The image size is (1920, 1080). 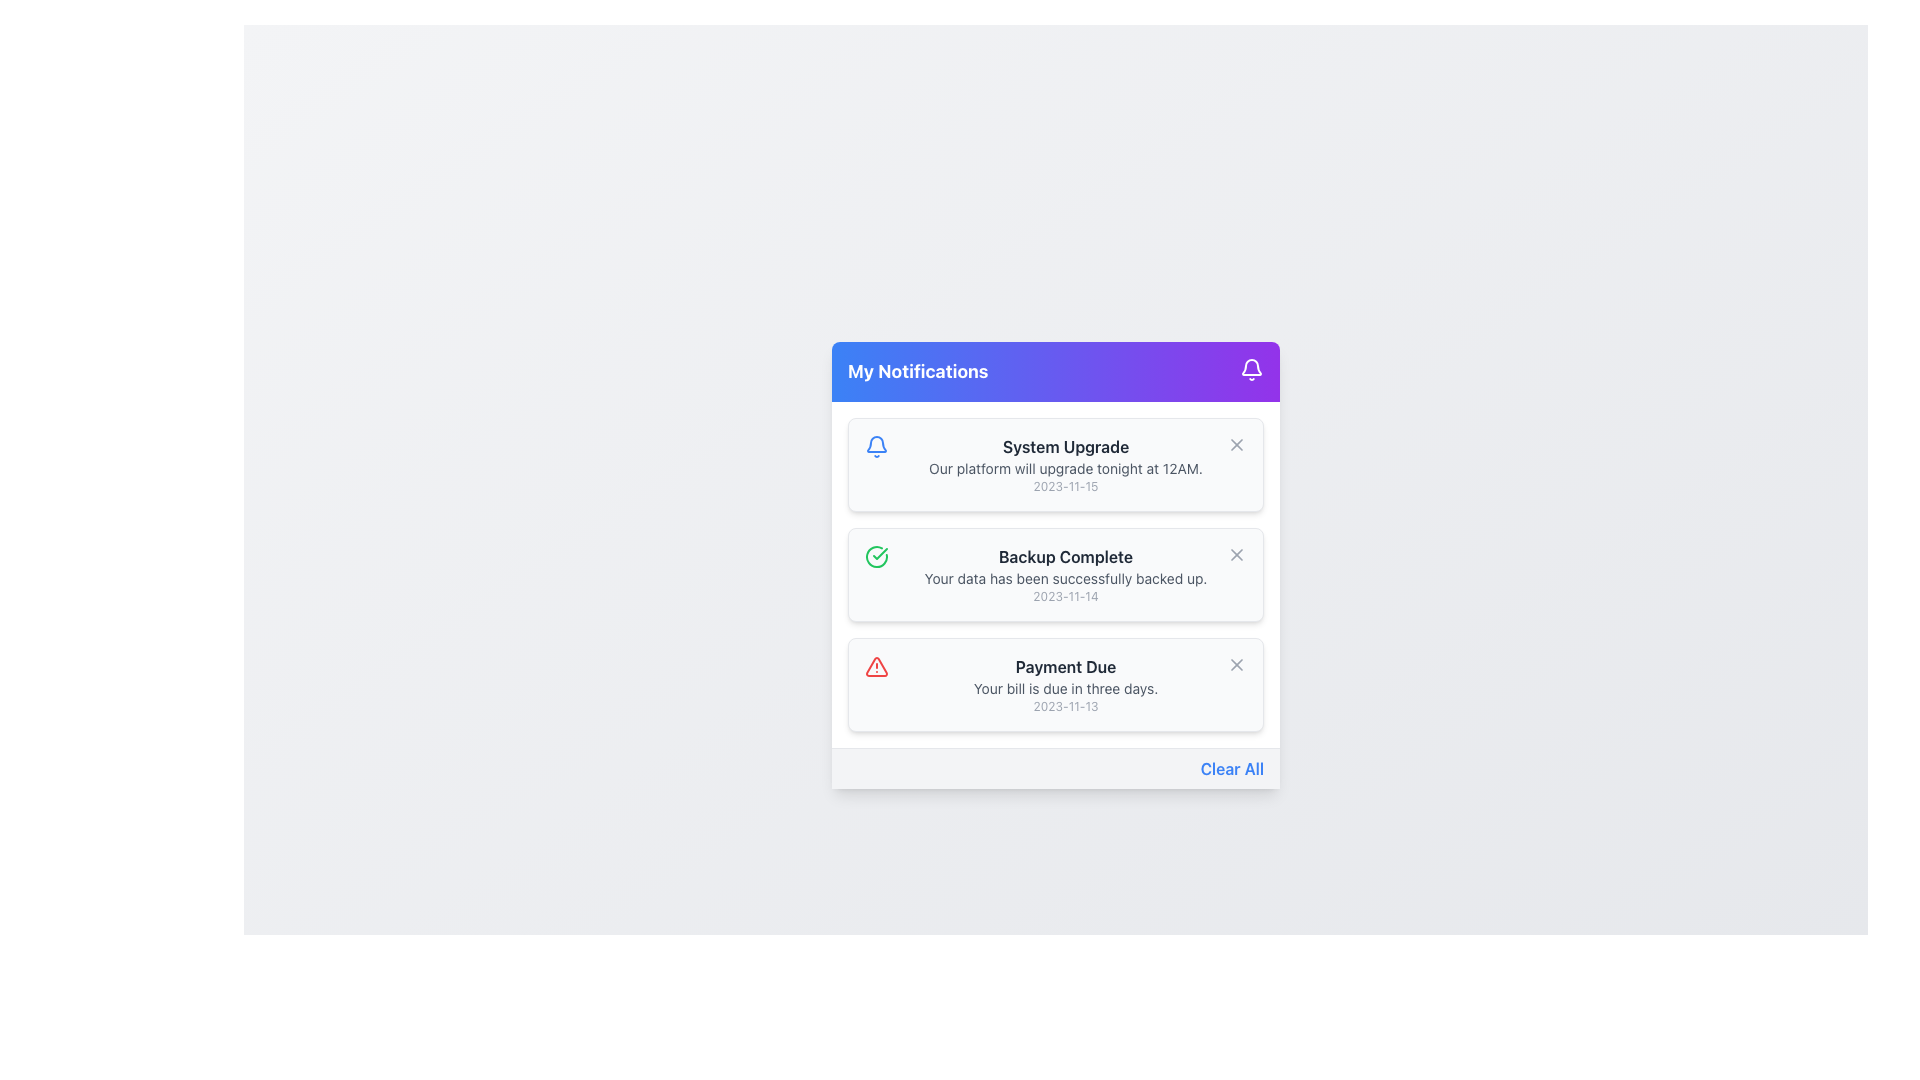 What do you see at coordinates (1236, 442) in the screenshot?
I see `the close icon button, which appears as a diagonal cross mark in the top-right corner of the second notification card` at bounding box center [1236, 442].